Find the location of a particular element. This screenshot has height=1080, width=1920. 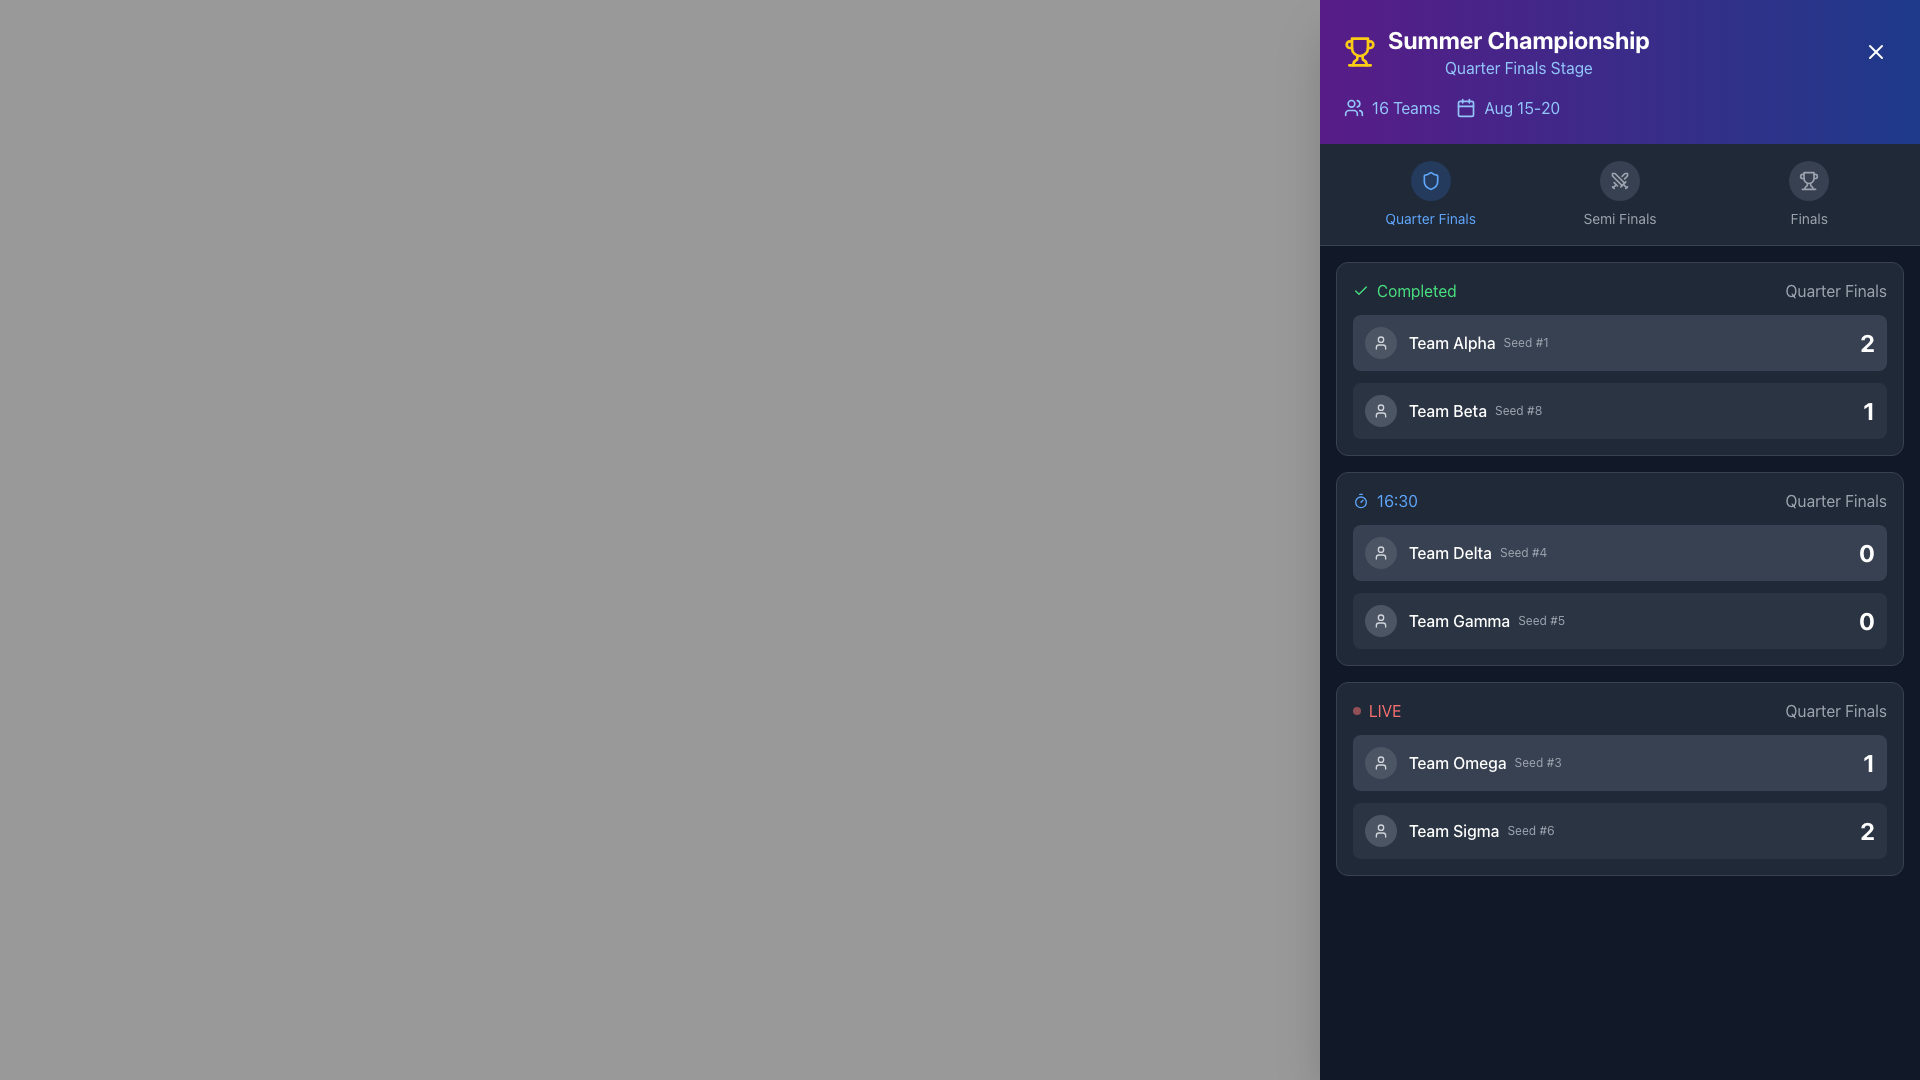

the 'Team Beta Seed #8' text block, which features a bold white heading 'Team Beta' and a subheading 'Seed #8', located in the second card of the 'Completed' section is located at coordinates (1453, 410).